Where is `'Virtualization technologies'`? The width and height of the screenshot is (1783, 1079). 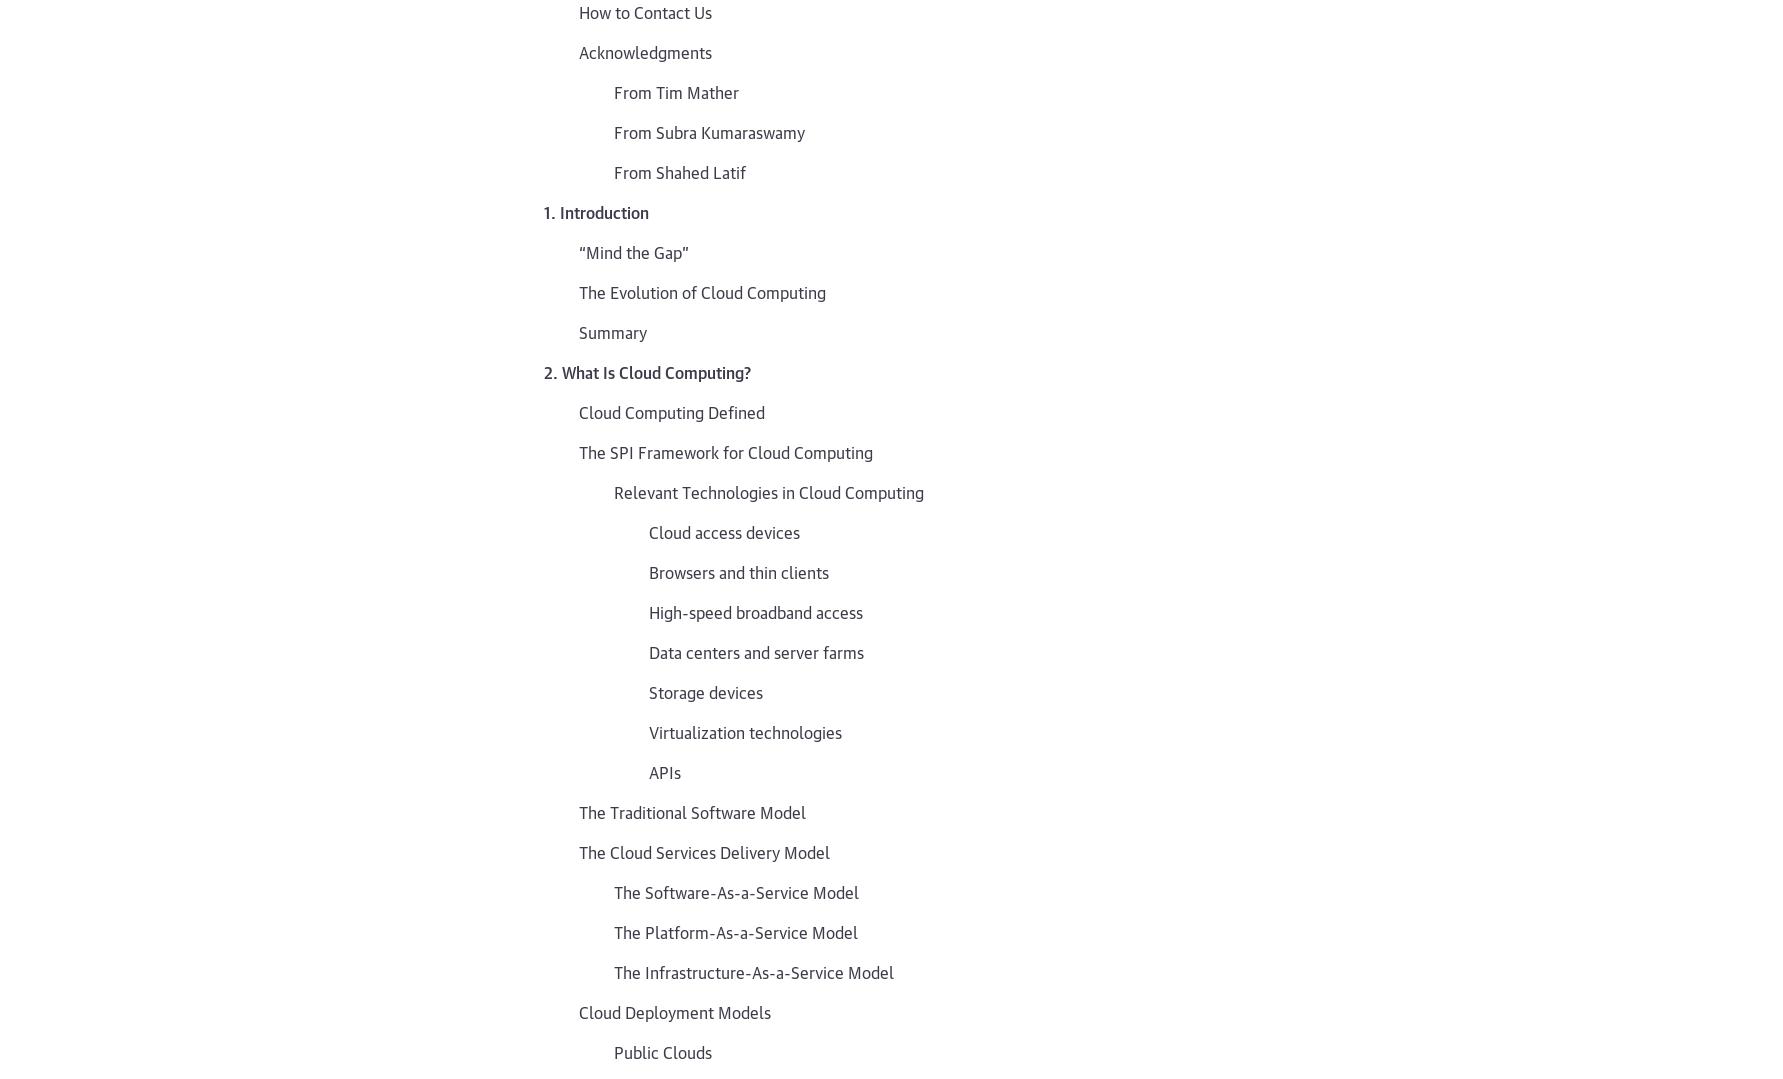
'Virtualization technologies' is located at coordinates (744, 730).